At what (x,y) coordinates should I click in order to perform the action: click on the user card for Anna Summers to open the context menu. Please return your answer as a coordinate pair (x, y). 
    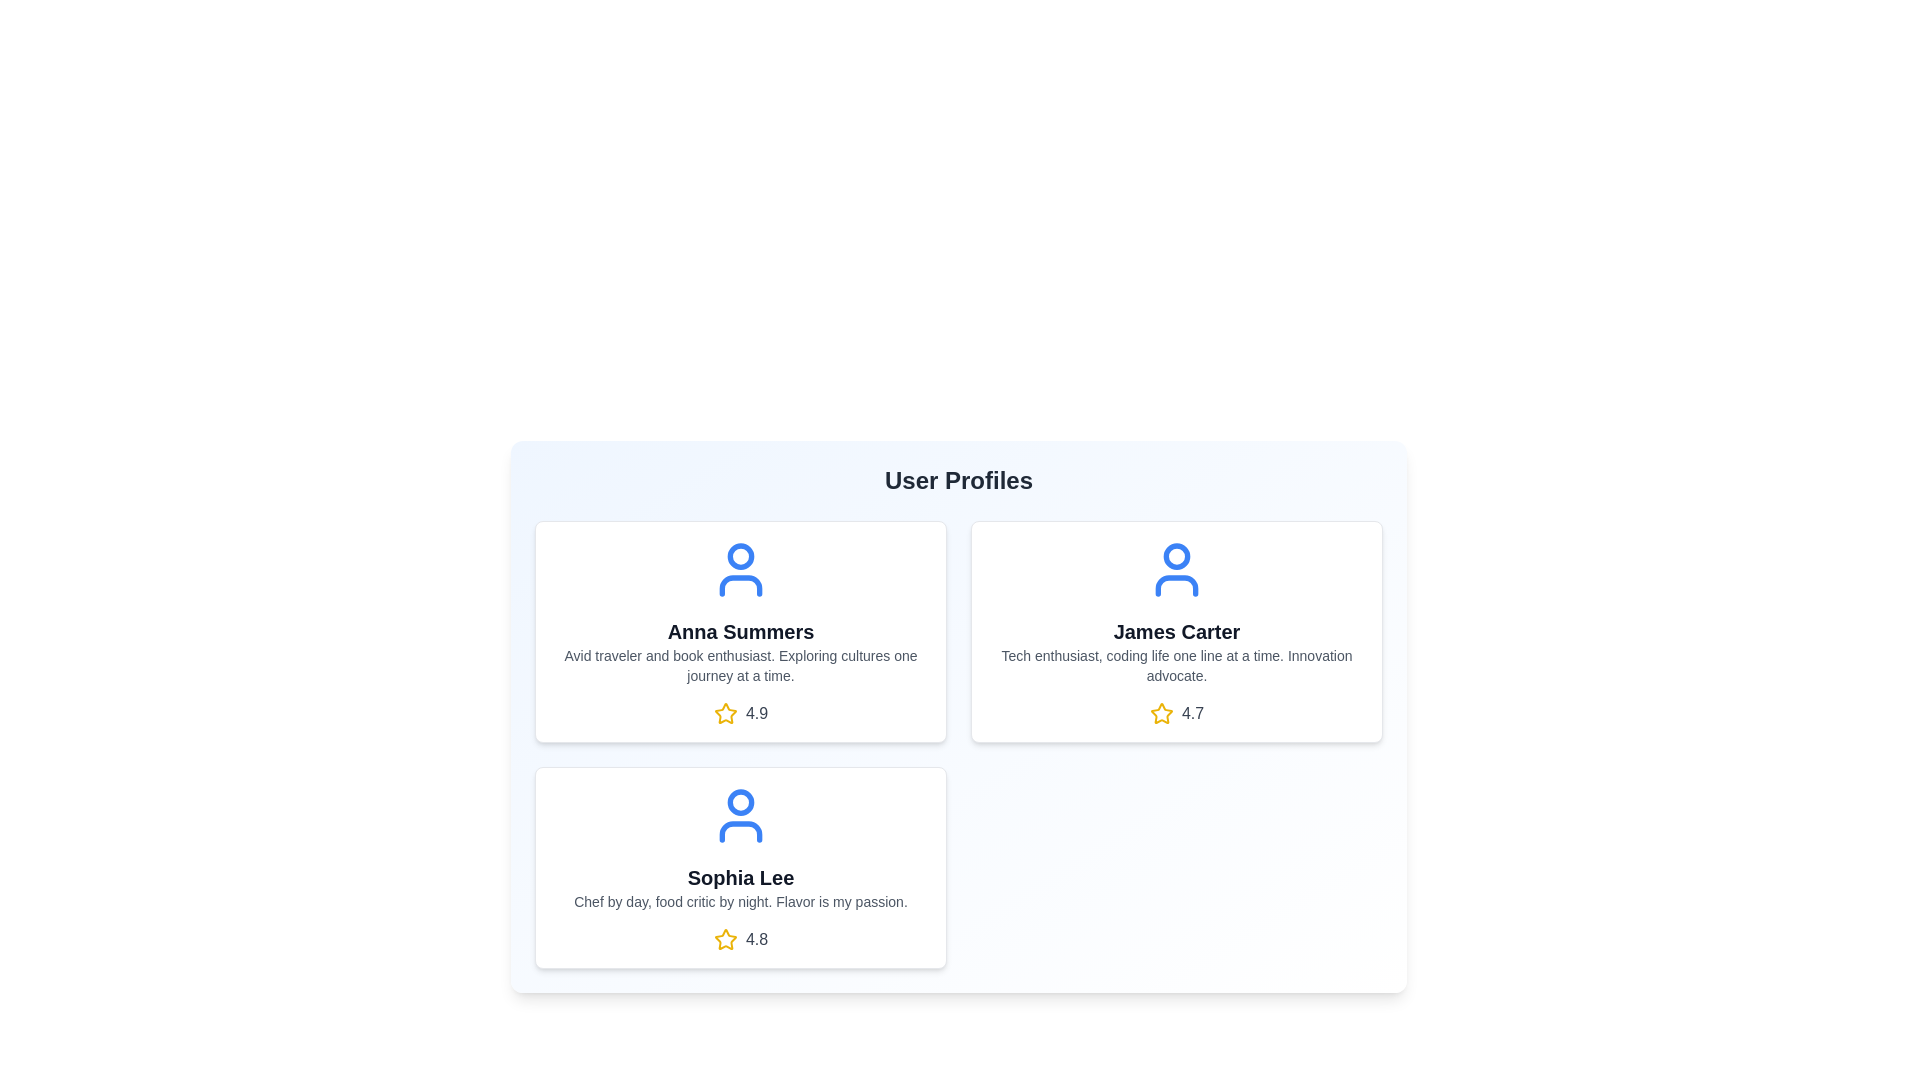
    Looking at the image, I should click on (739, 632).